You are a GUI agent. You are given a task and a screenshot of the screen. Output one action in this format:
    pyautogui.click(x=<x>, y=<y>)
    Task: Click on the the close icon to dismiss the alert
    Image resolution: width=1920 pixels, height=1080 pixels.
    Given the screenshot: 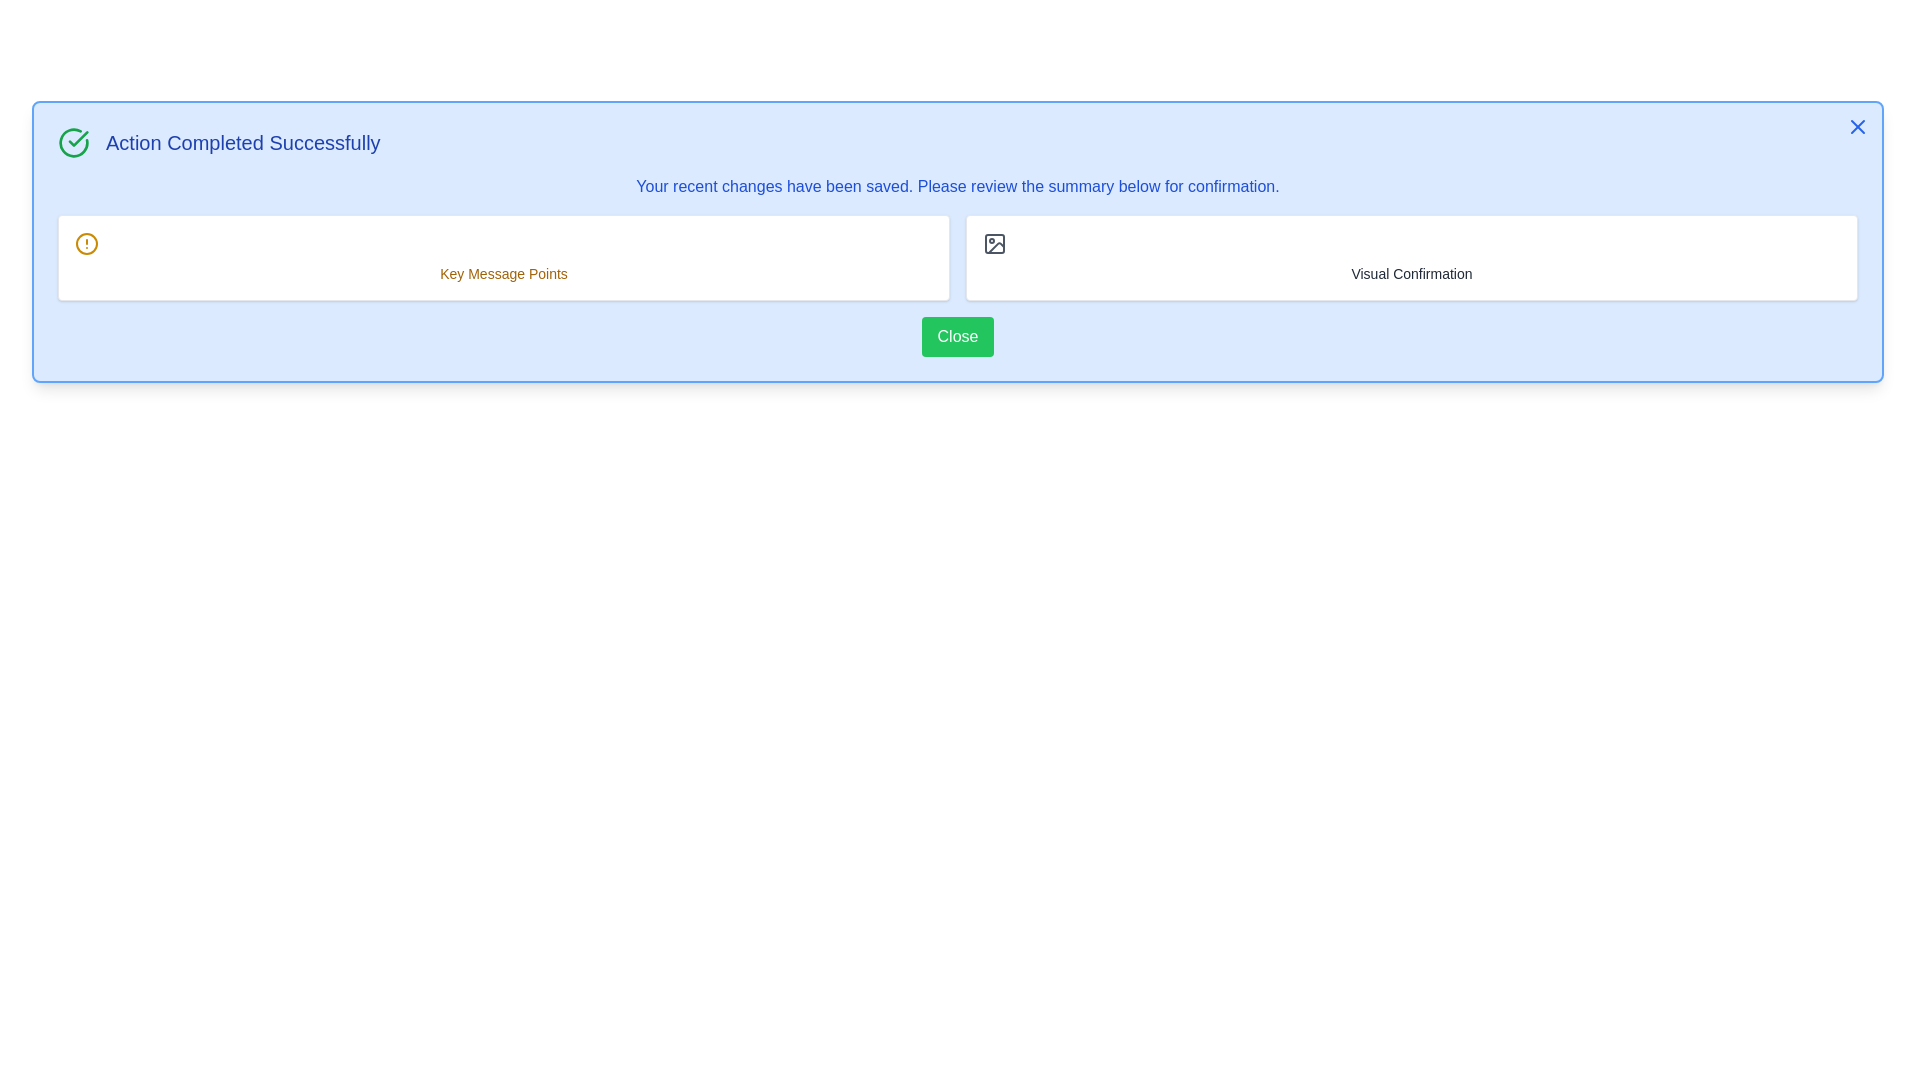 What is the action you would take?
    pyautogui.click(x=1856, y=127)
    